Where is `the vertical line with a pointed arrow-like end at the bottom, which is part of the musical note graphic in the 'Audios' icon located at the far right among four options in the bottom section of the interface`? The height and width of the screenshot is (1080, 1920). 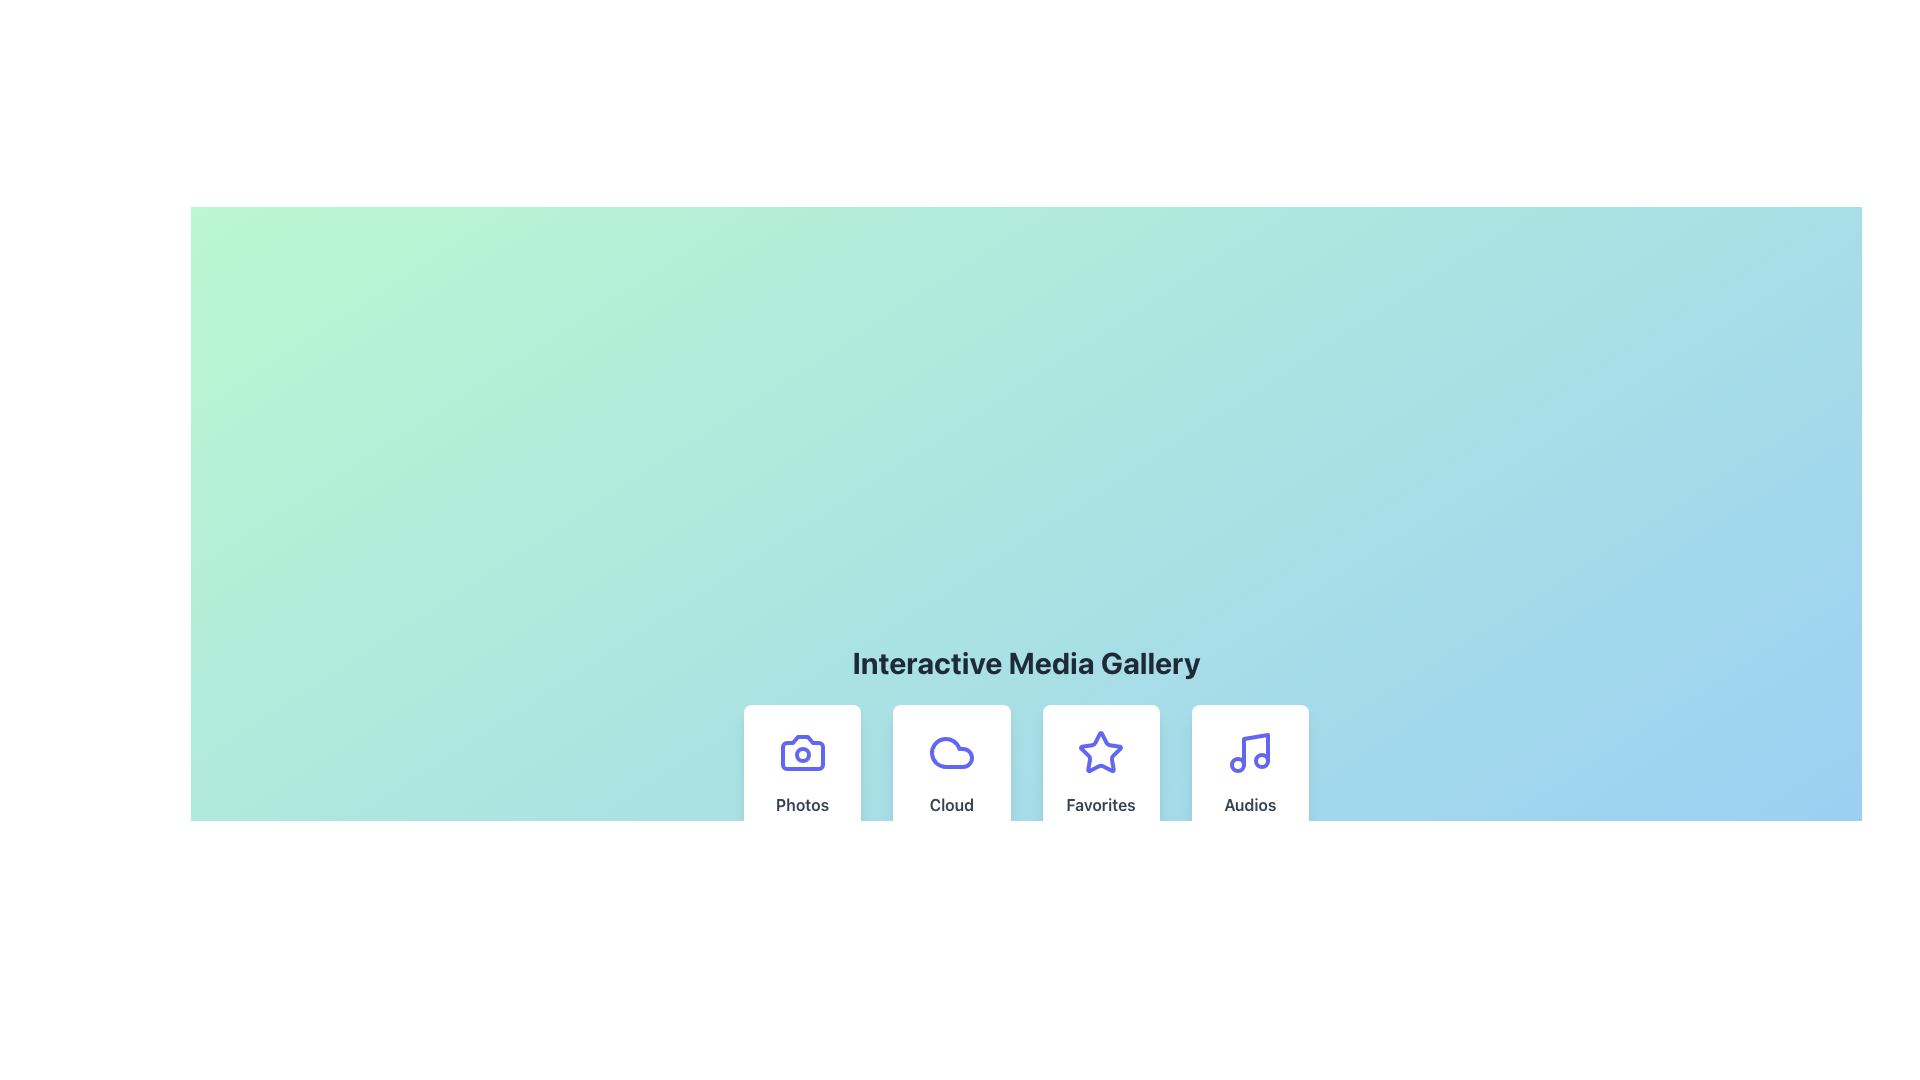
the vertical line with a pointed arrow-like end at the bottom, which is part of the musical note graphic in the 'Audios' icon located at the far right among four options in the bottom section of the interface is located at coordinates (1255, 749).